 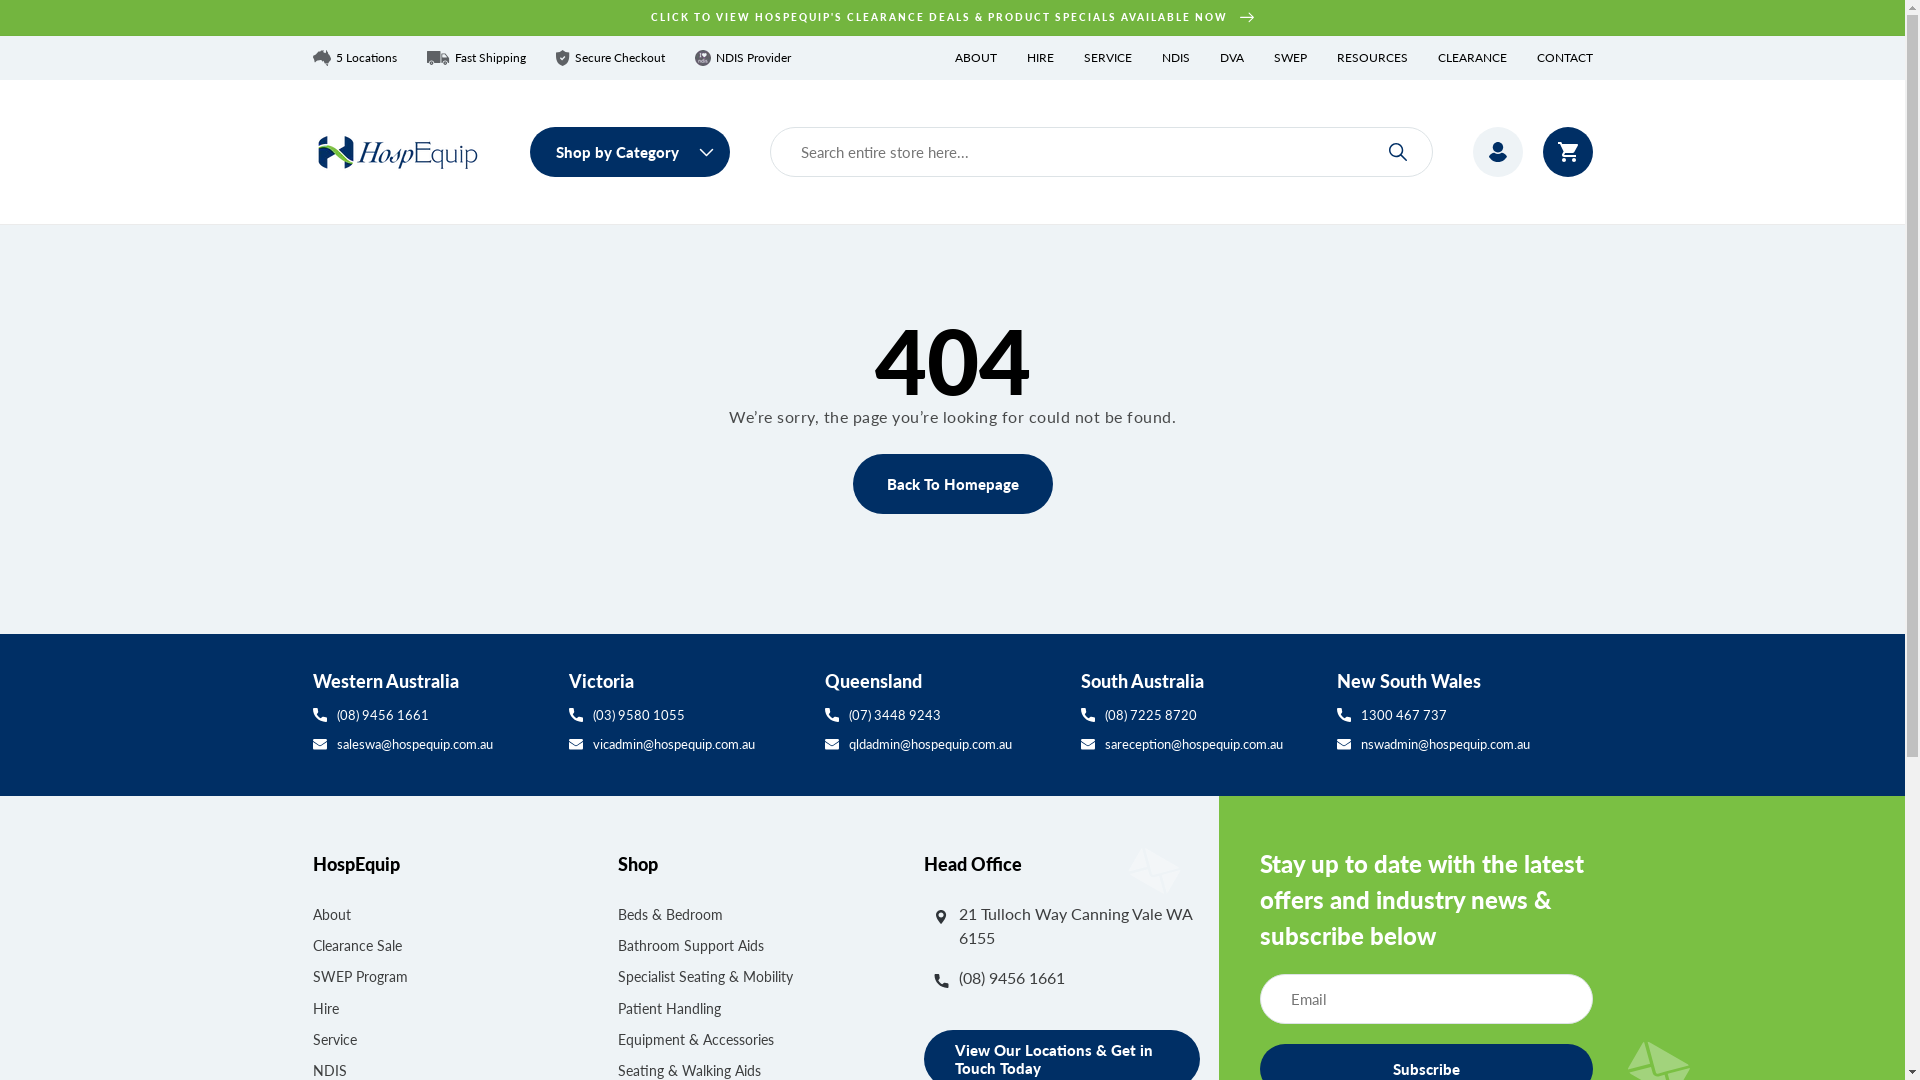 I want to click on 'SWEP Program', so click(x=311, y=975).